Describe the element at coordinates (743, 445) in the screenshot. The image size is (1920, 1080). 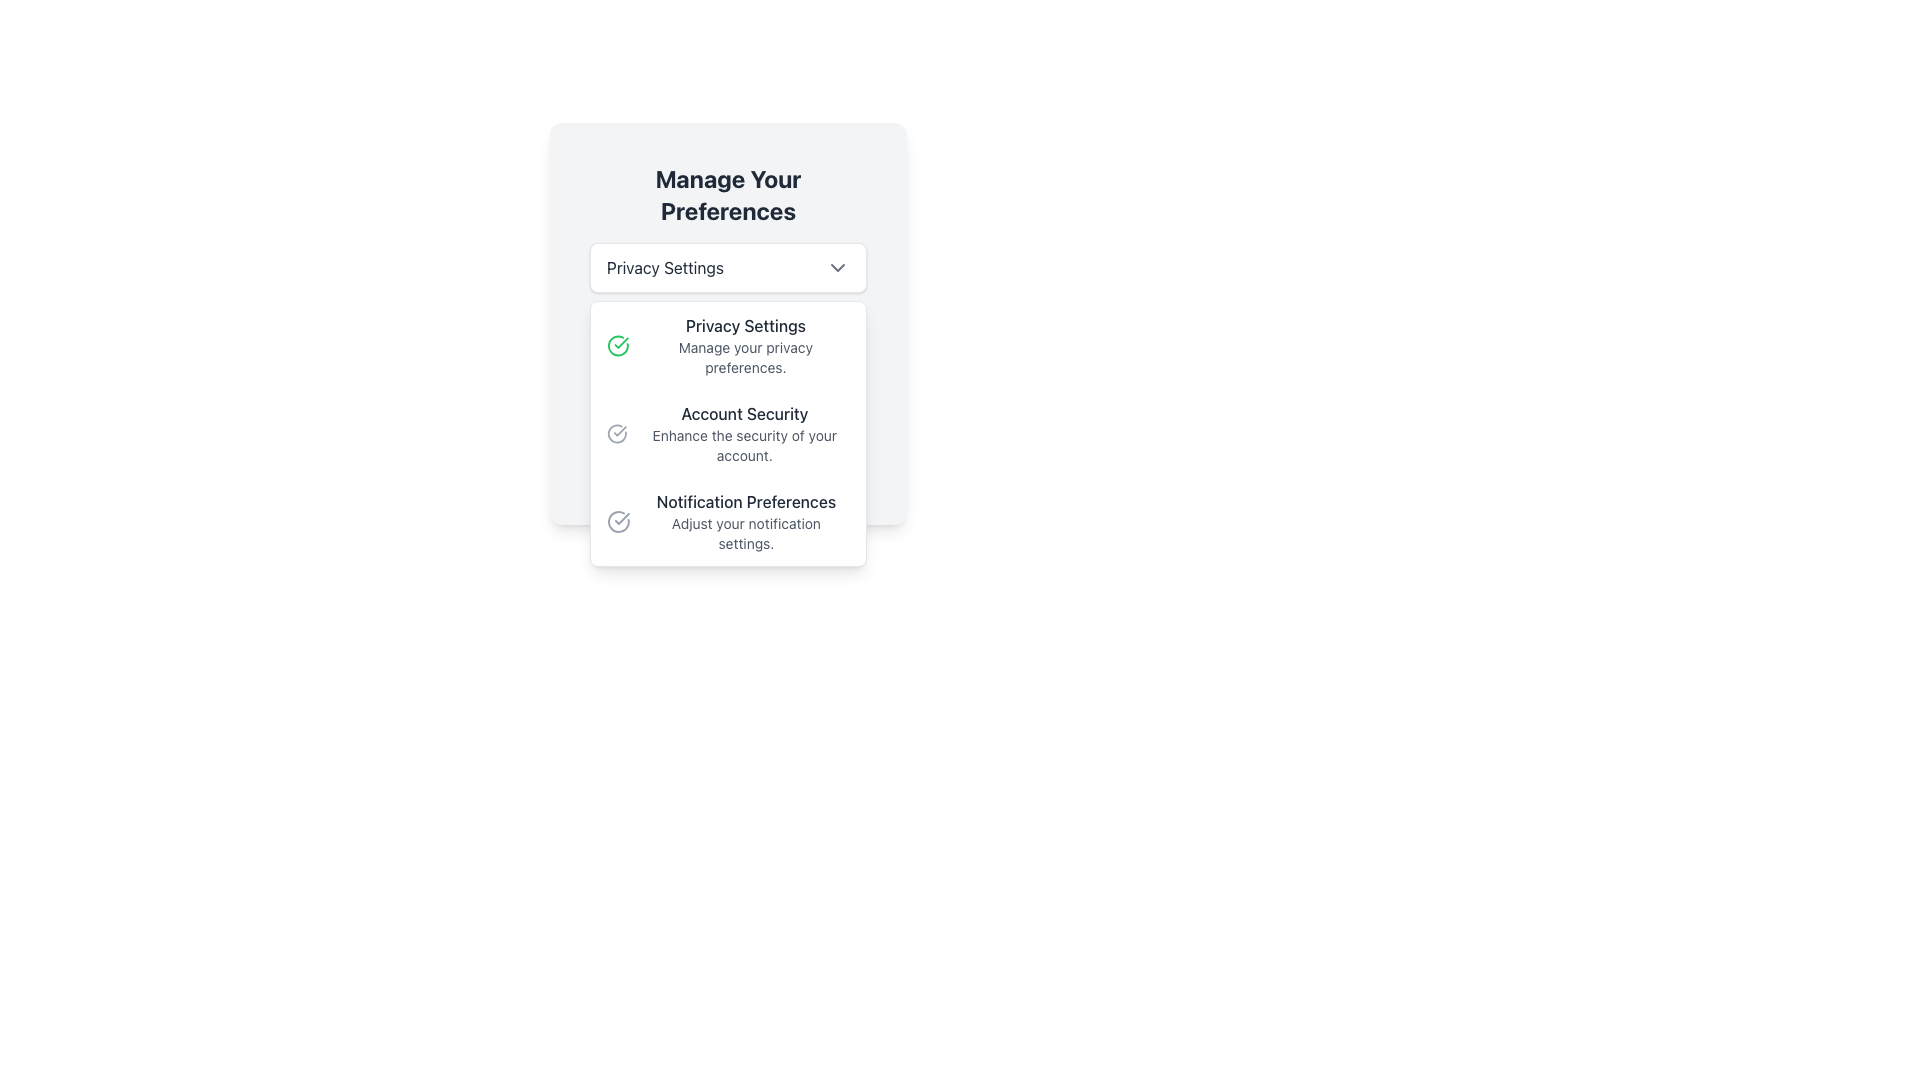
I see `the supplementary description text label for the 'Account Security' section, which is positioned below the bold text 'Account Security' in a settings panel` at that location.